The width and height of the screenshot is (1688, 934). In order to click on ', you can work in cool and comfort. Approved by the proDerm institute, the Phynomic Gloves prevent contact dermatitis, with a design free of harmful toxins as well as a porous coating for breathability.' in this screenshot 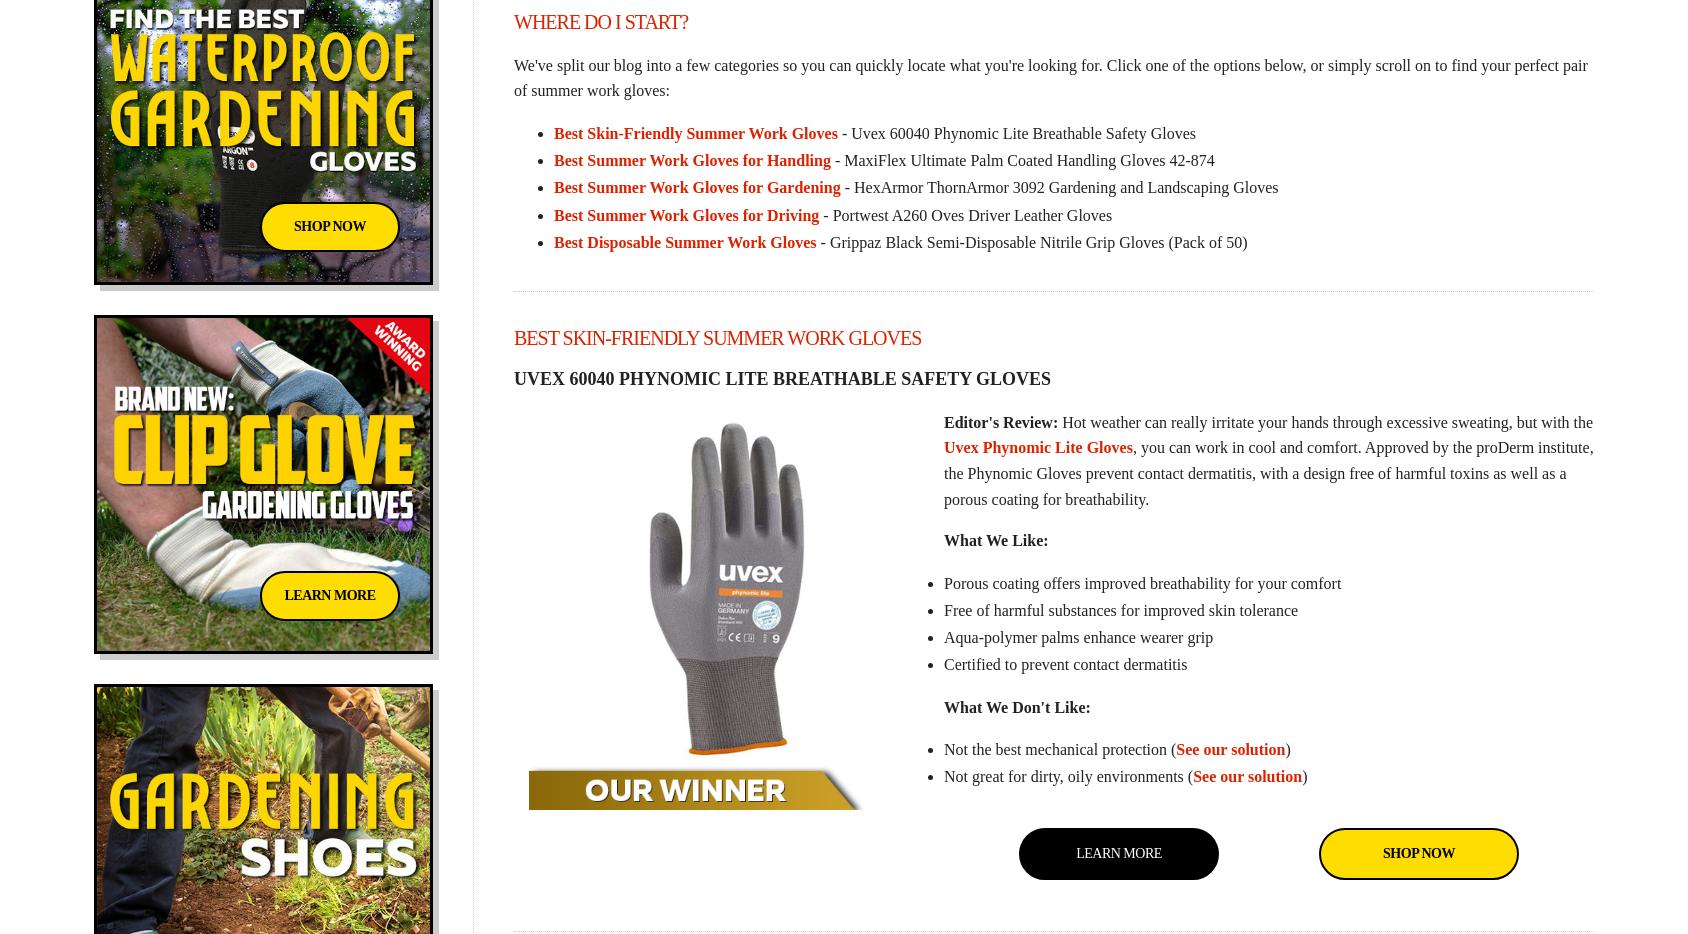, I will do `click(942, 471)`.